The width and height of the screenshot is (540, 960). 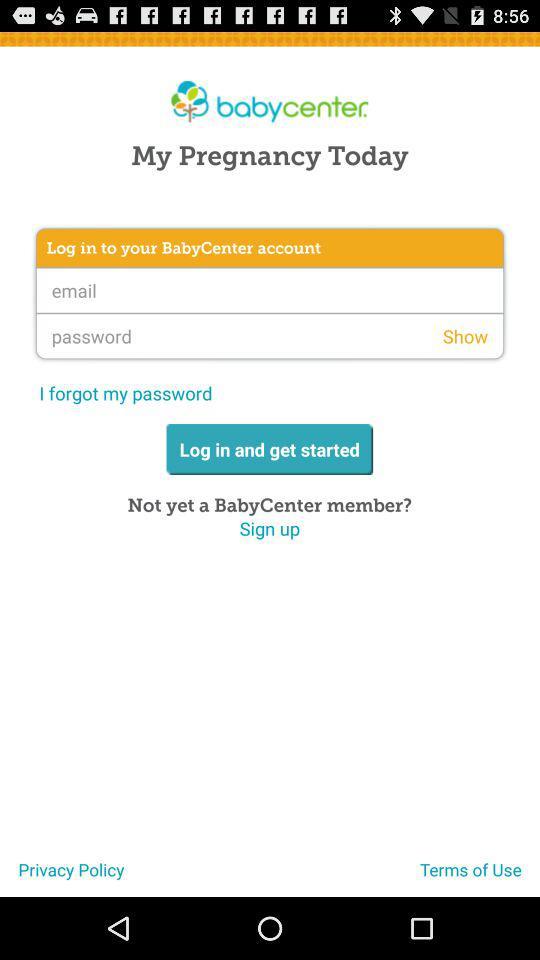 I want to click on terms of use, so click(x=479, y=876).